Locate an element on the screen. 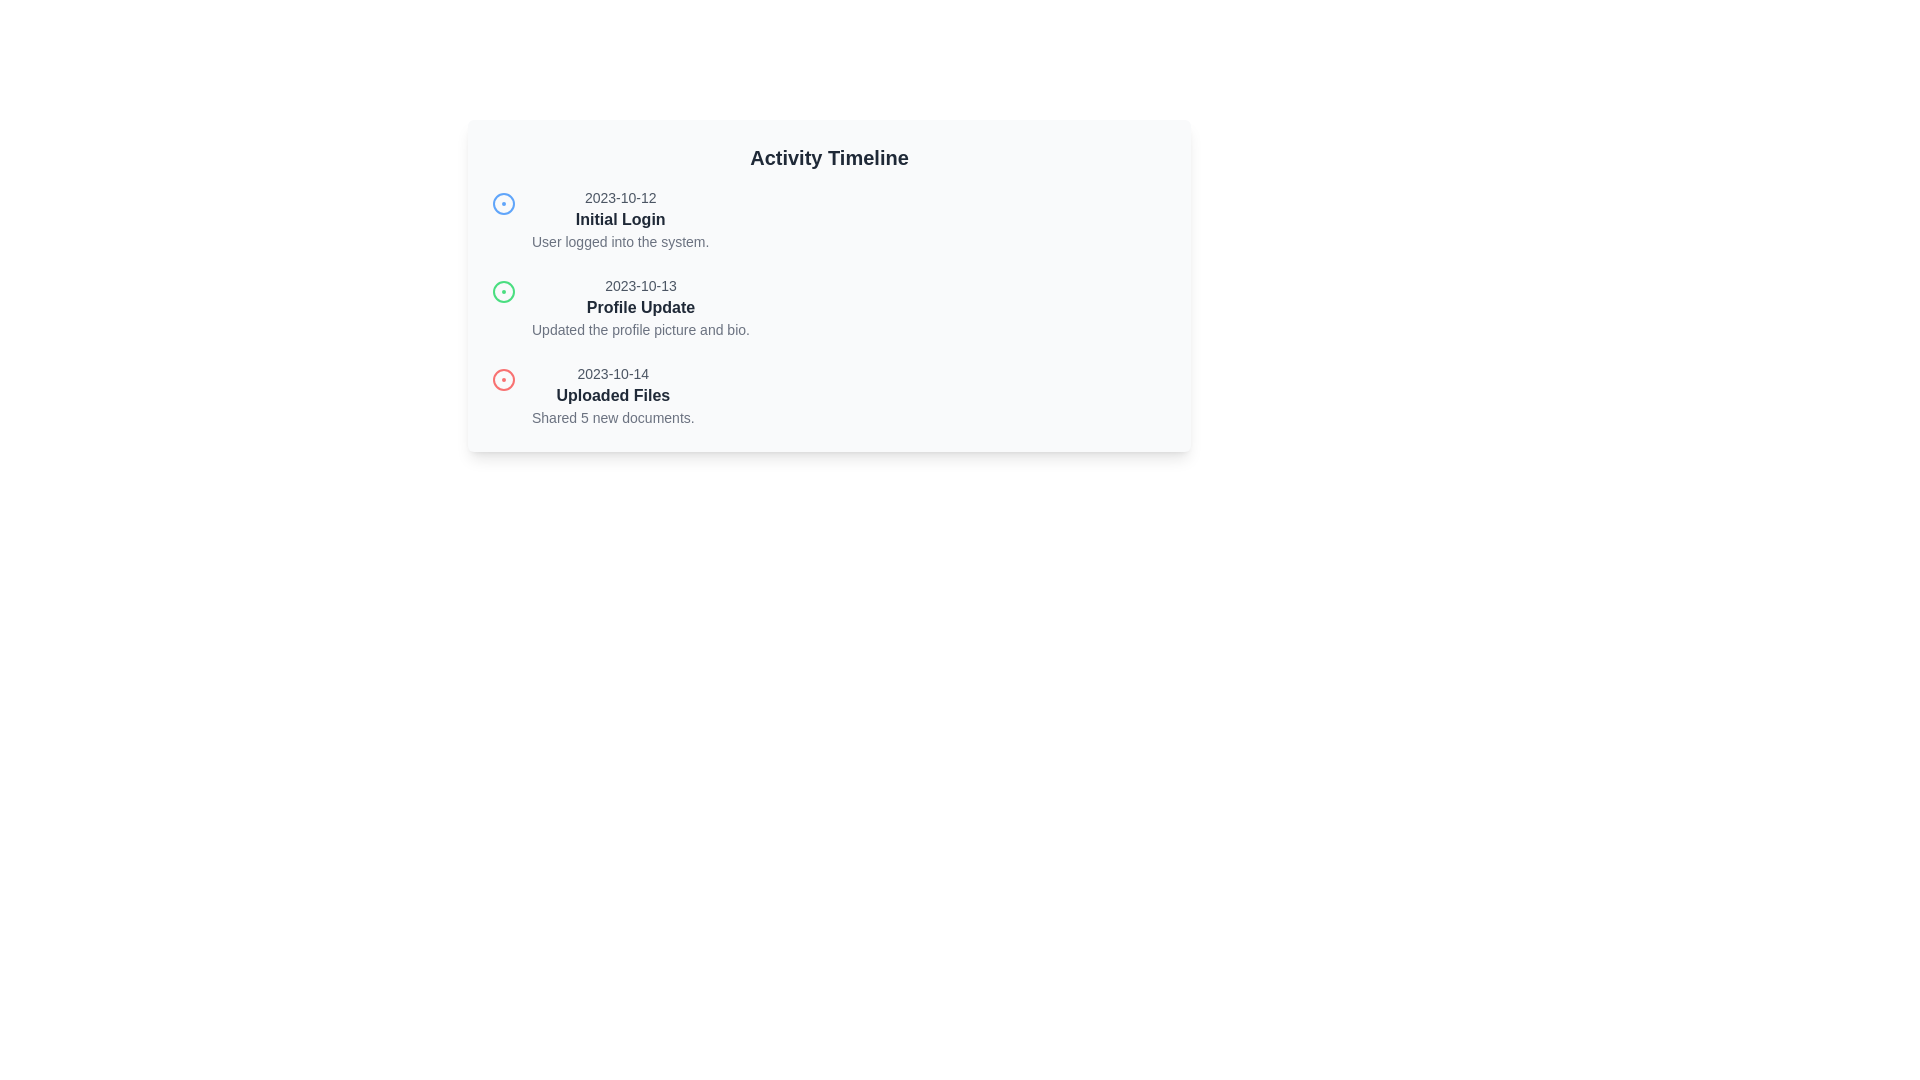 Image resolution: width=1920 pixels, height=1080 pixels. the text label displaying 'Uploaded Files', which is centered between the date '2023-10-14' above it and the text 'Shared 5 new documents.' below it, located in the activity timeline section is located at coordinates (612, 396).